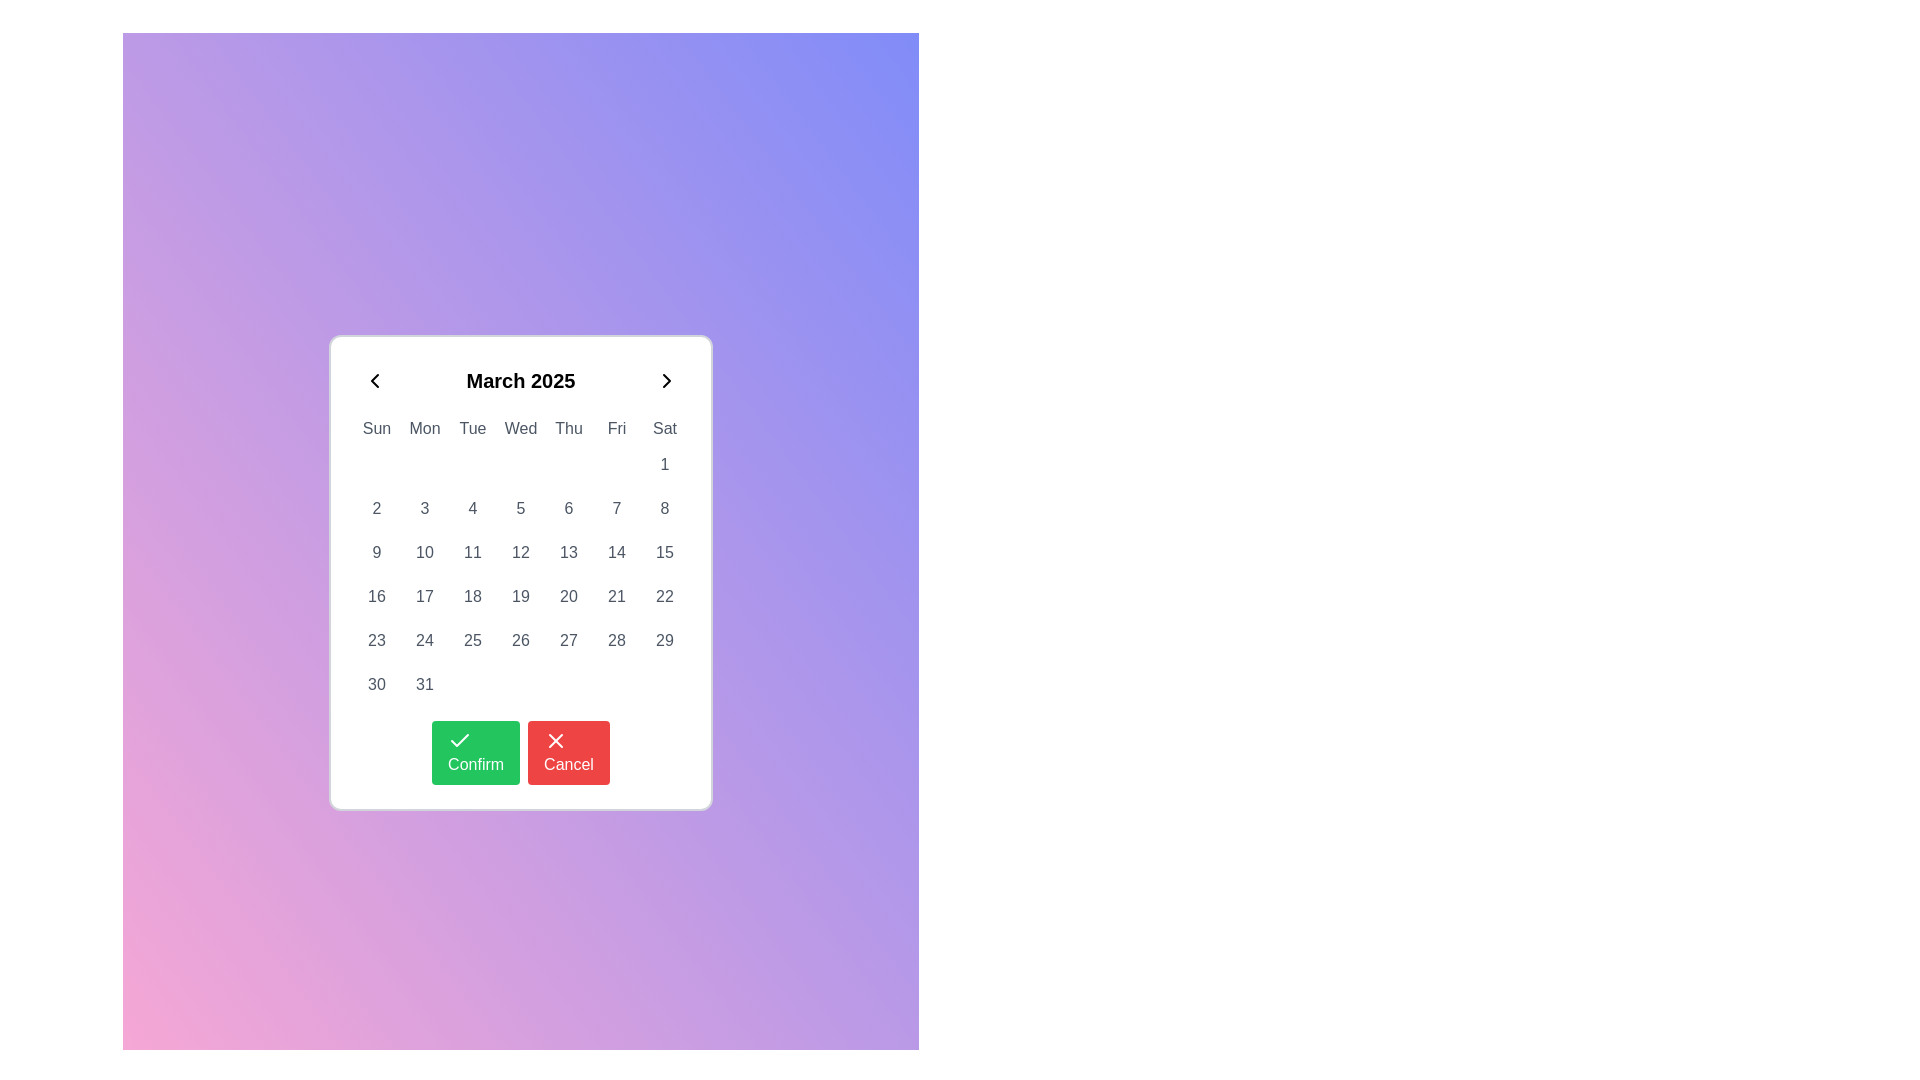  What do you see at coordinates (377, 552) in the screenshot?
I see `the square button displaying the number '9' in the calendar grid under 'March 2025'` at bounding box center [377, 552].